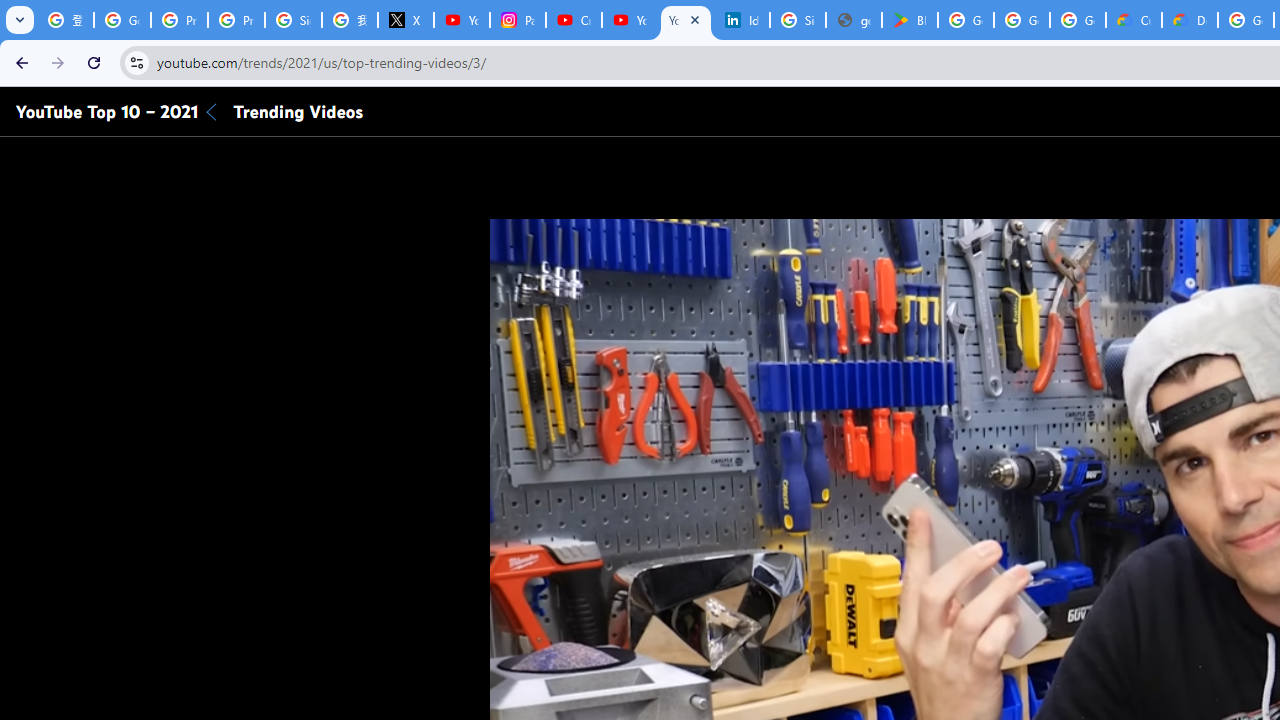  I want to click on 'X', so click(404, 20).